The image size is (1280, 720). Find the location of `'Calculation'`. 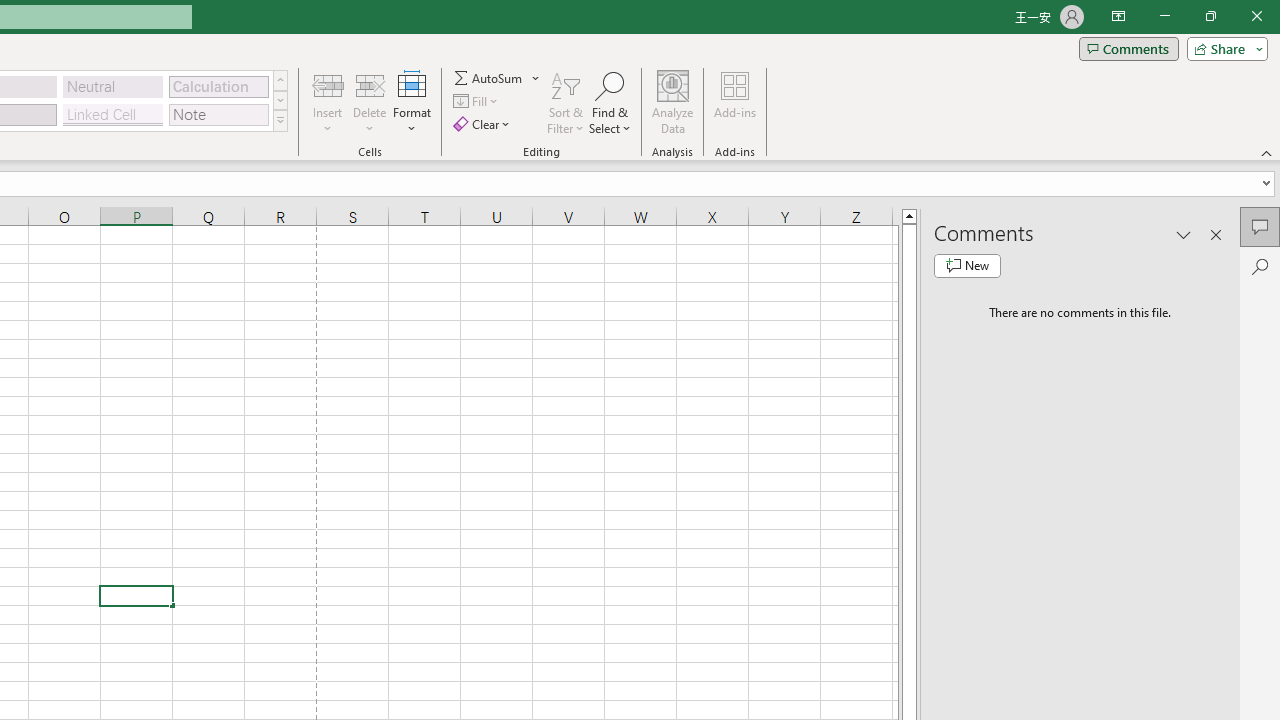

'Calculation' is located at coordinates (218, 85).